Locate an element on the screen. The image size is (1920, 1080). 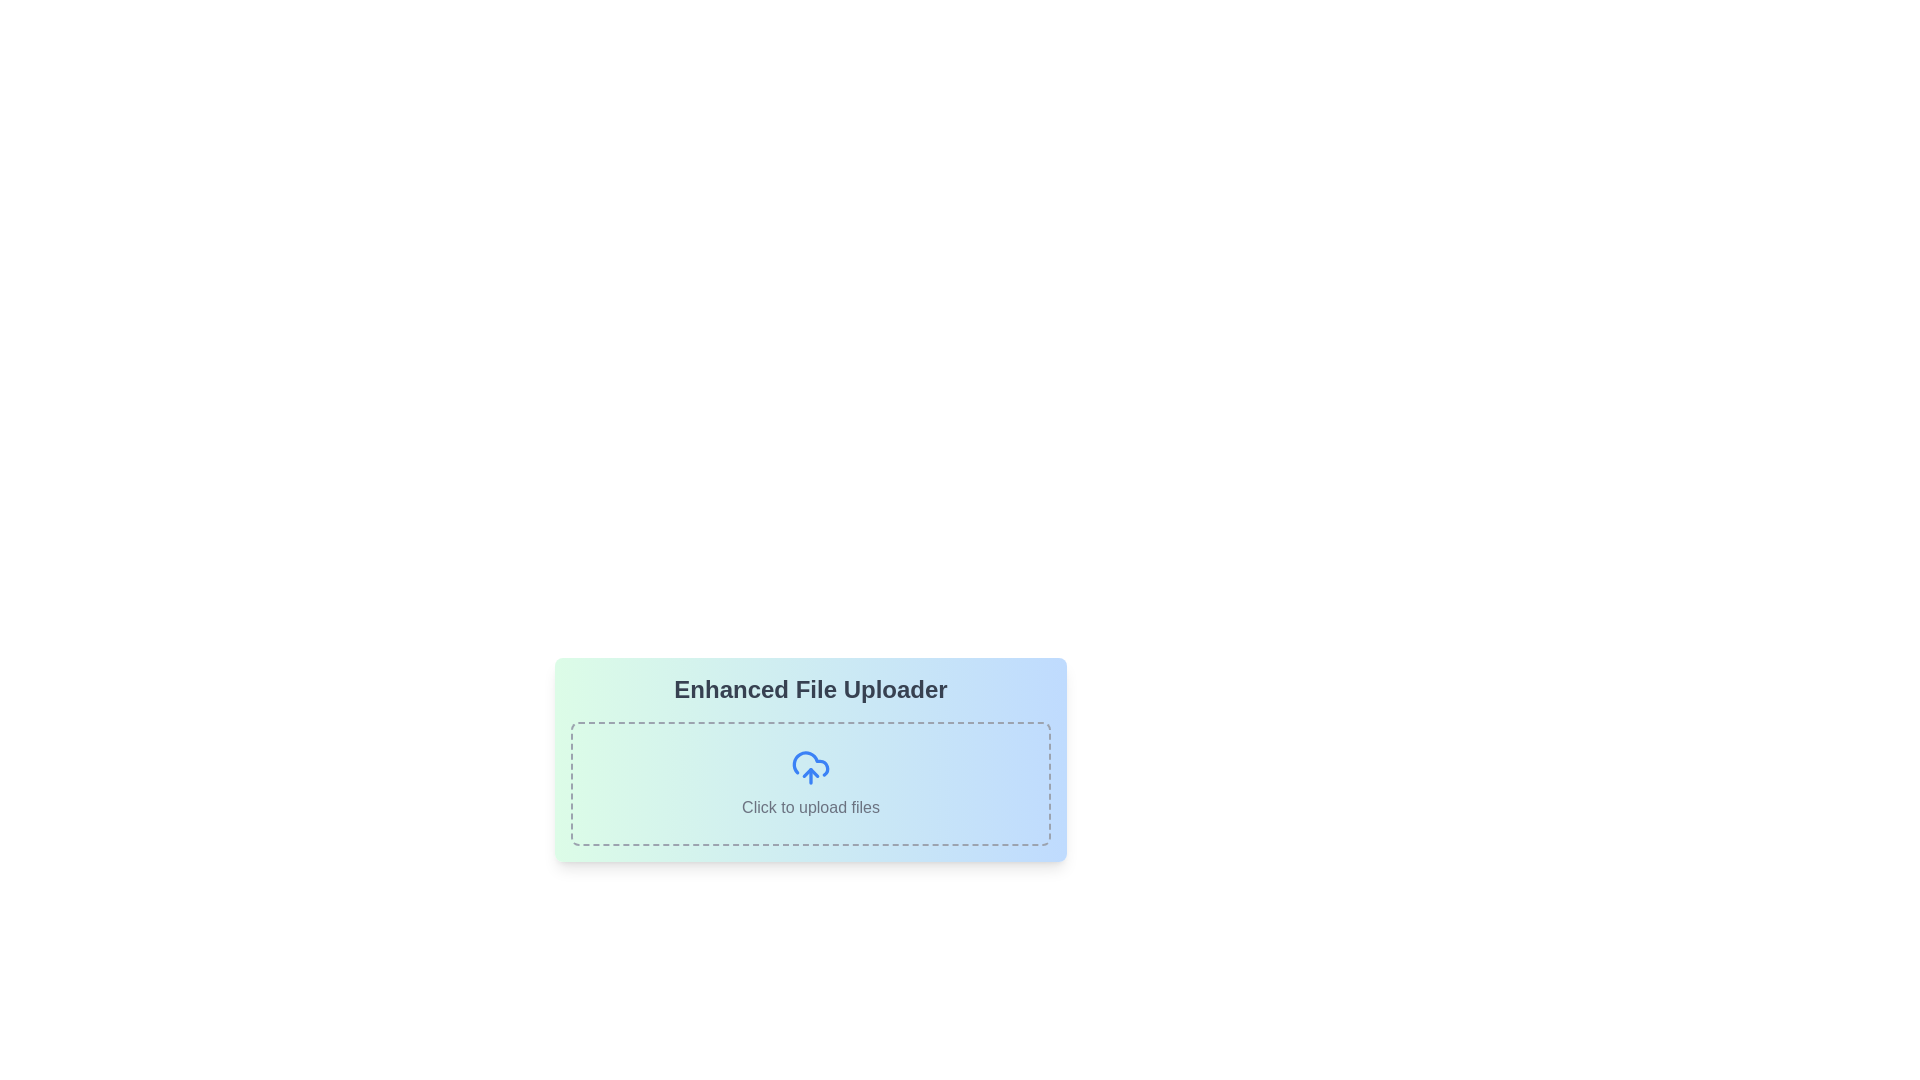
the file upload icon located in the 'Click to upload files' section of the 'Enhanced File Uploader' interface is located at coordinates (811, 766).